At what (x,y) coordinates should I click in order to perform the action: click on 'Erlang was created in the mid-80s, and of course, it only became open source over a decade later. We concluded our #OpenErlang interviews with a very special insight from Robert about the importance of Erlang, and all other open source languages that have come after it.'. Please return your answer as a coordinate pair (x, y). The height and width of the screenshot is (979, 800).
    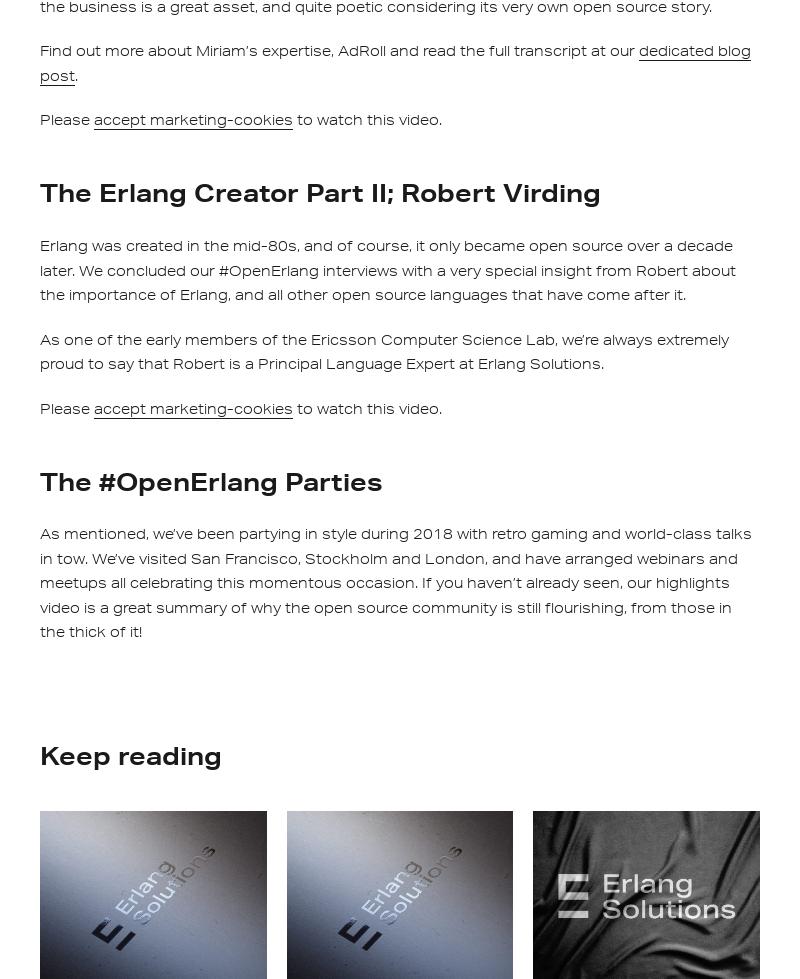
    Looking at the image, I should click on (39, 270).